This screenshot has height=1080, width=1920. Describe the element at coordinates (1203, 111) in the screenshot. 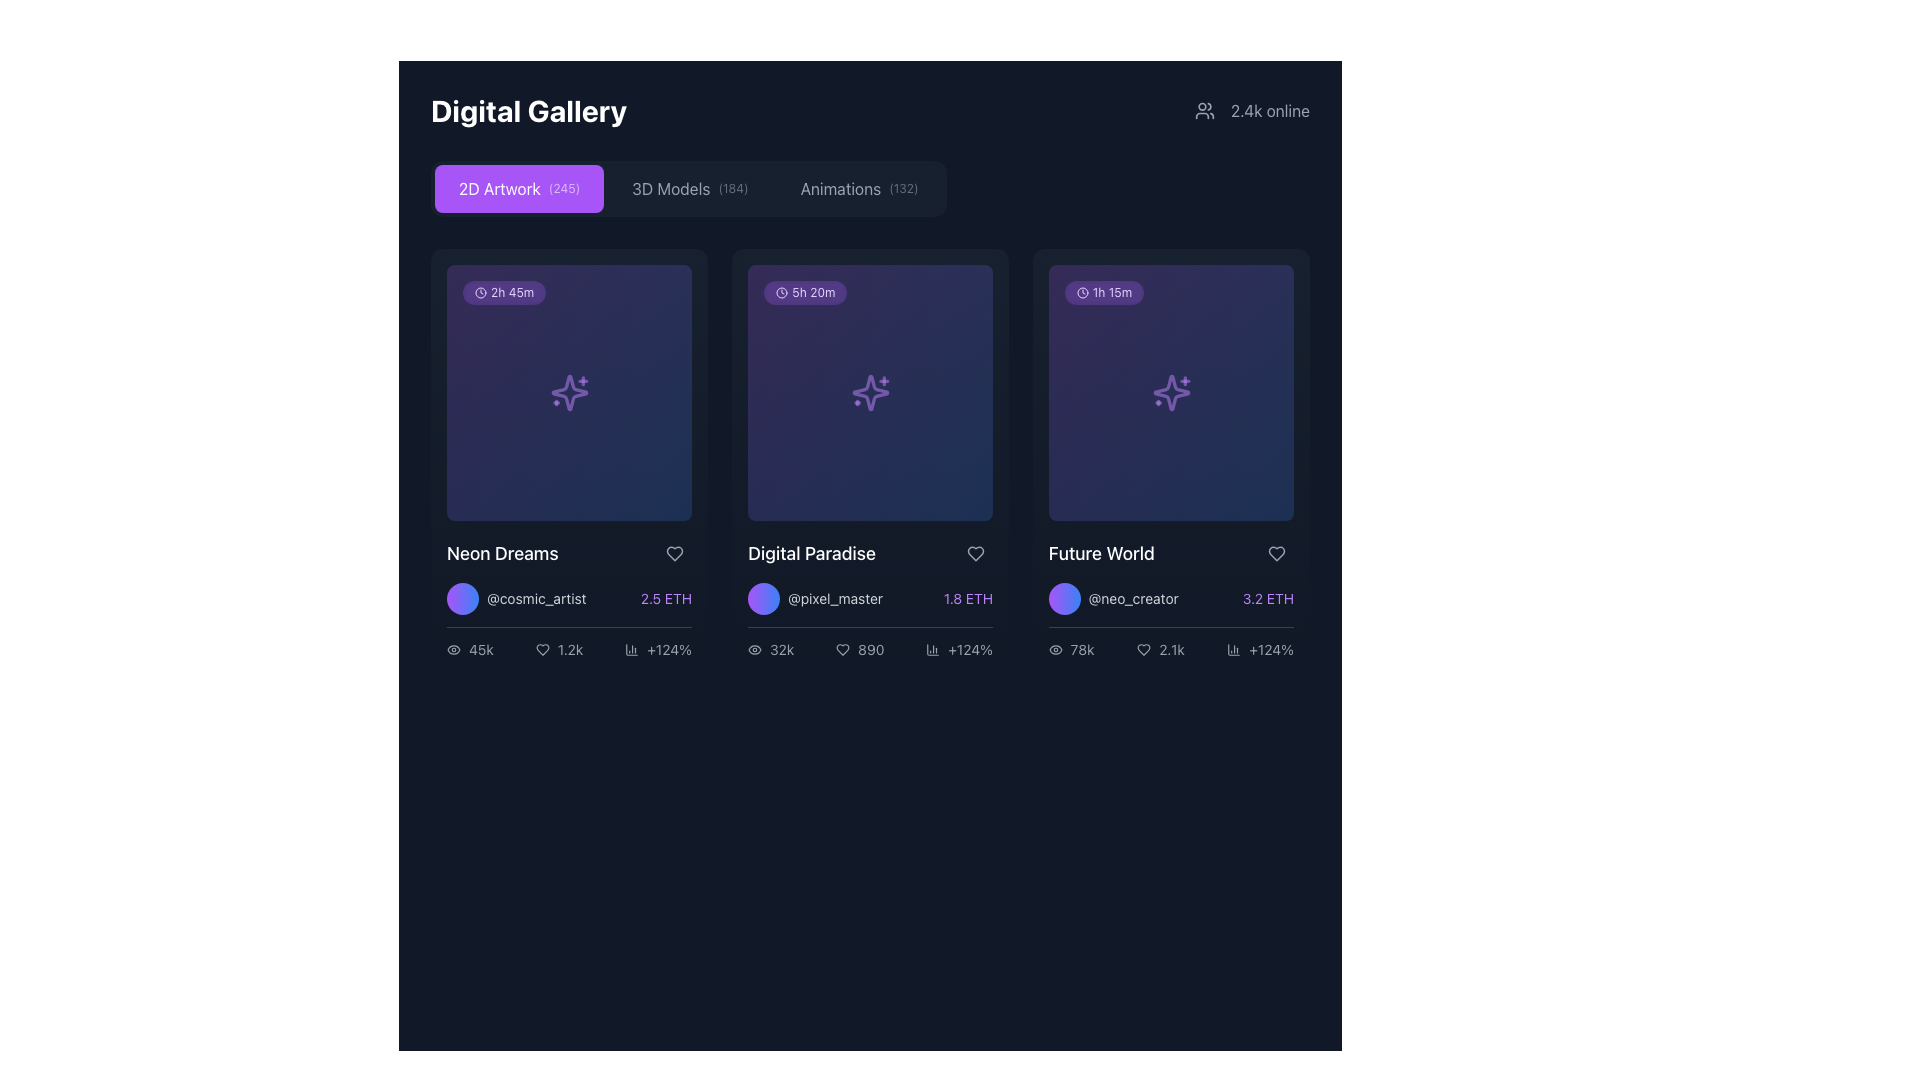

I see `the user online icon located in the top-right corner of the interface, adjacent to the text '2.4k online'` at that location.